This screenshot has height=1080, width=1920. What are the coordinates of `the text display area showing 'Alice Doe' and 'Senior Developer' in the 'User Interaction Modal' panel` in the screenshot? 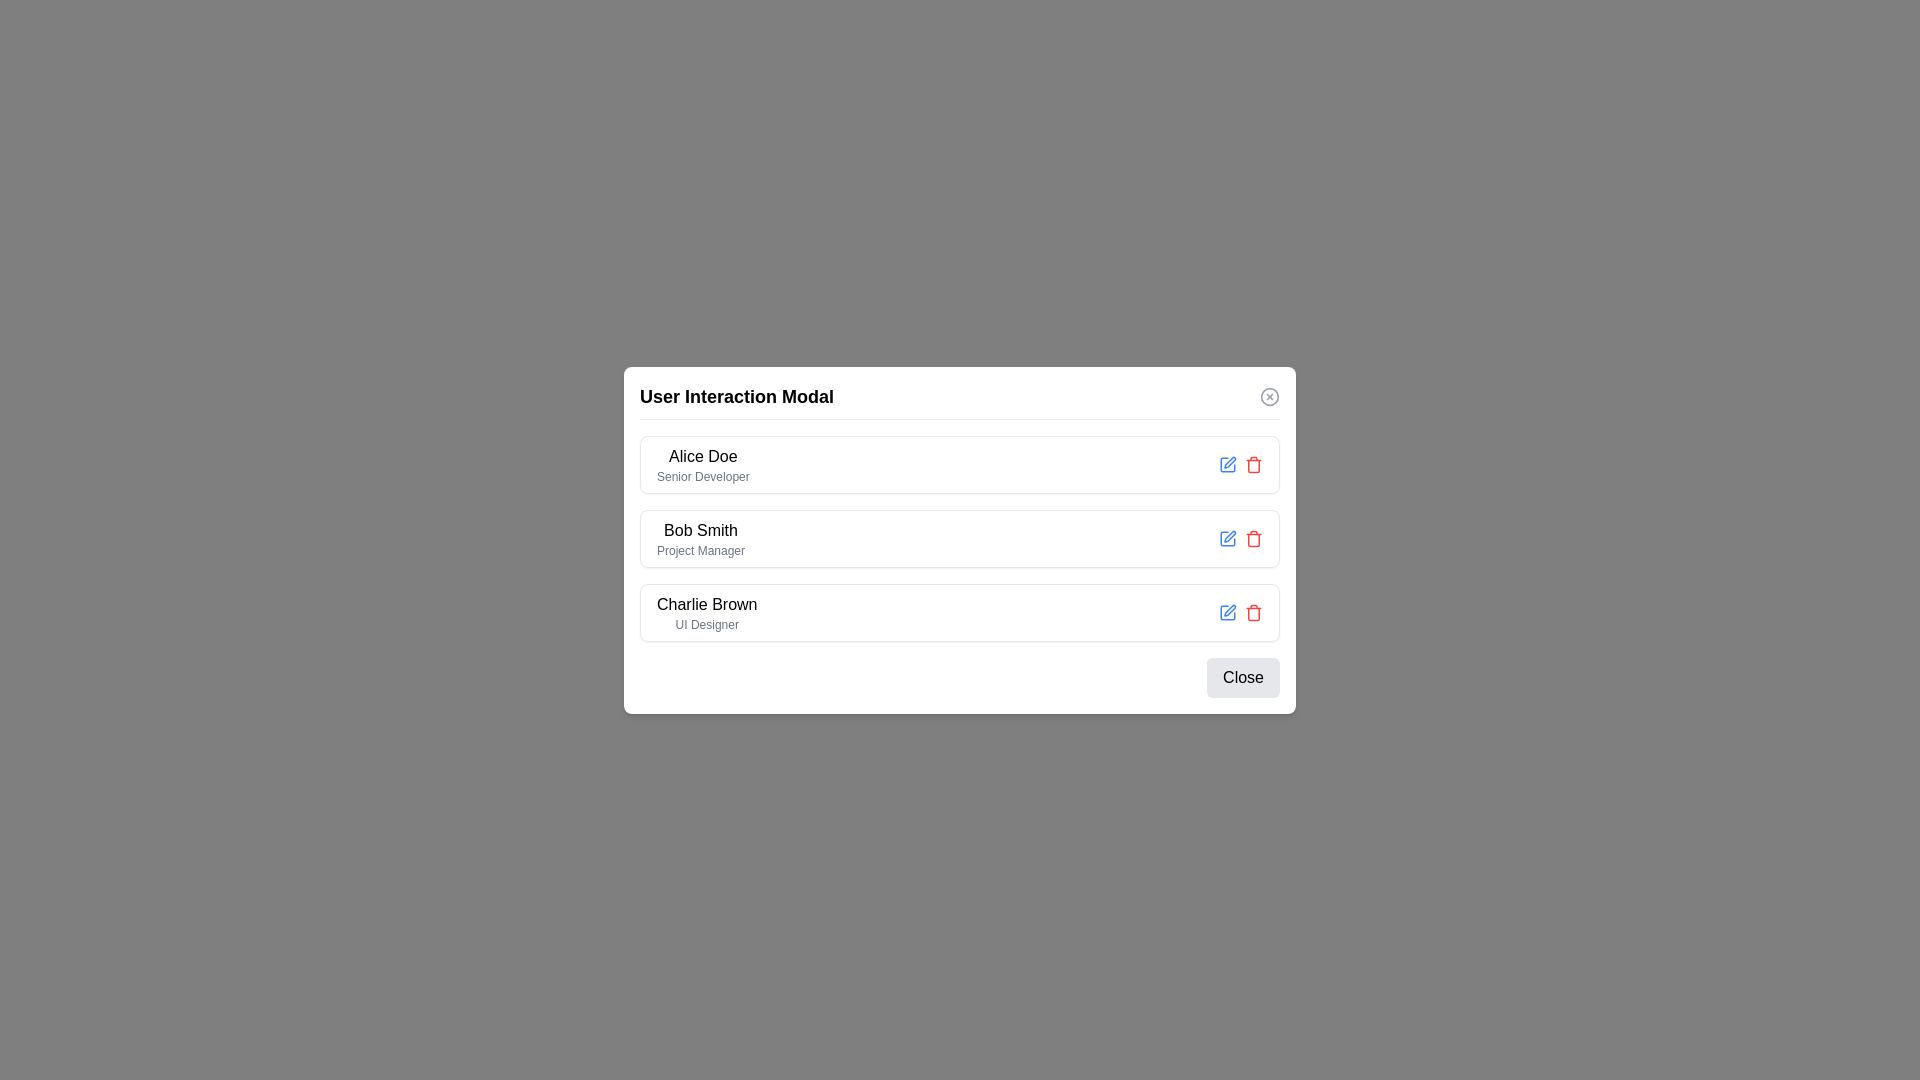 It's located at (703, 464).